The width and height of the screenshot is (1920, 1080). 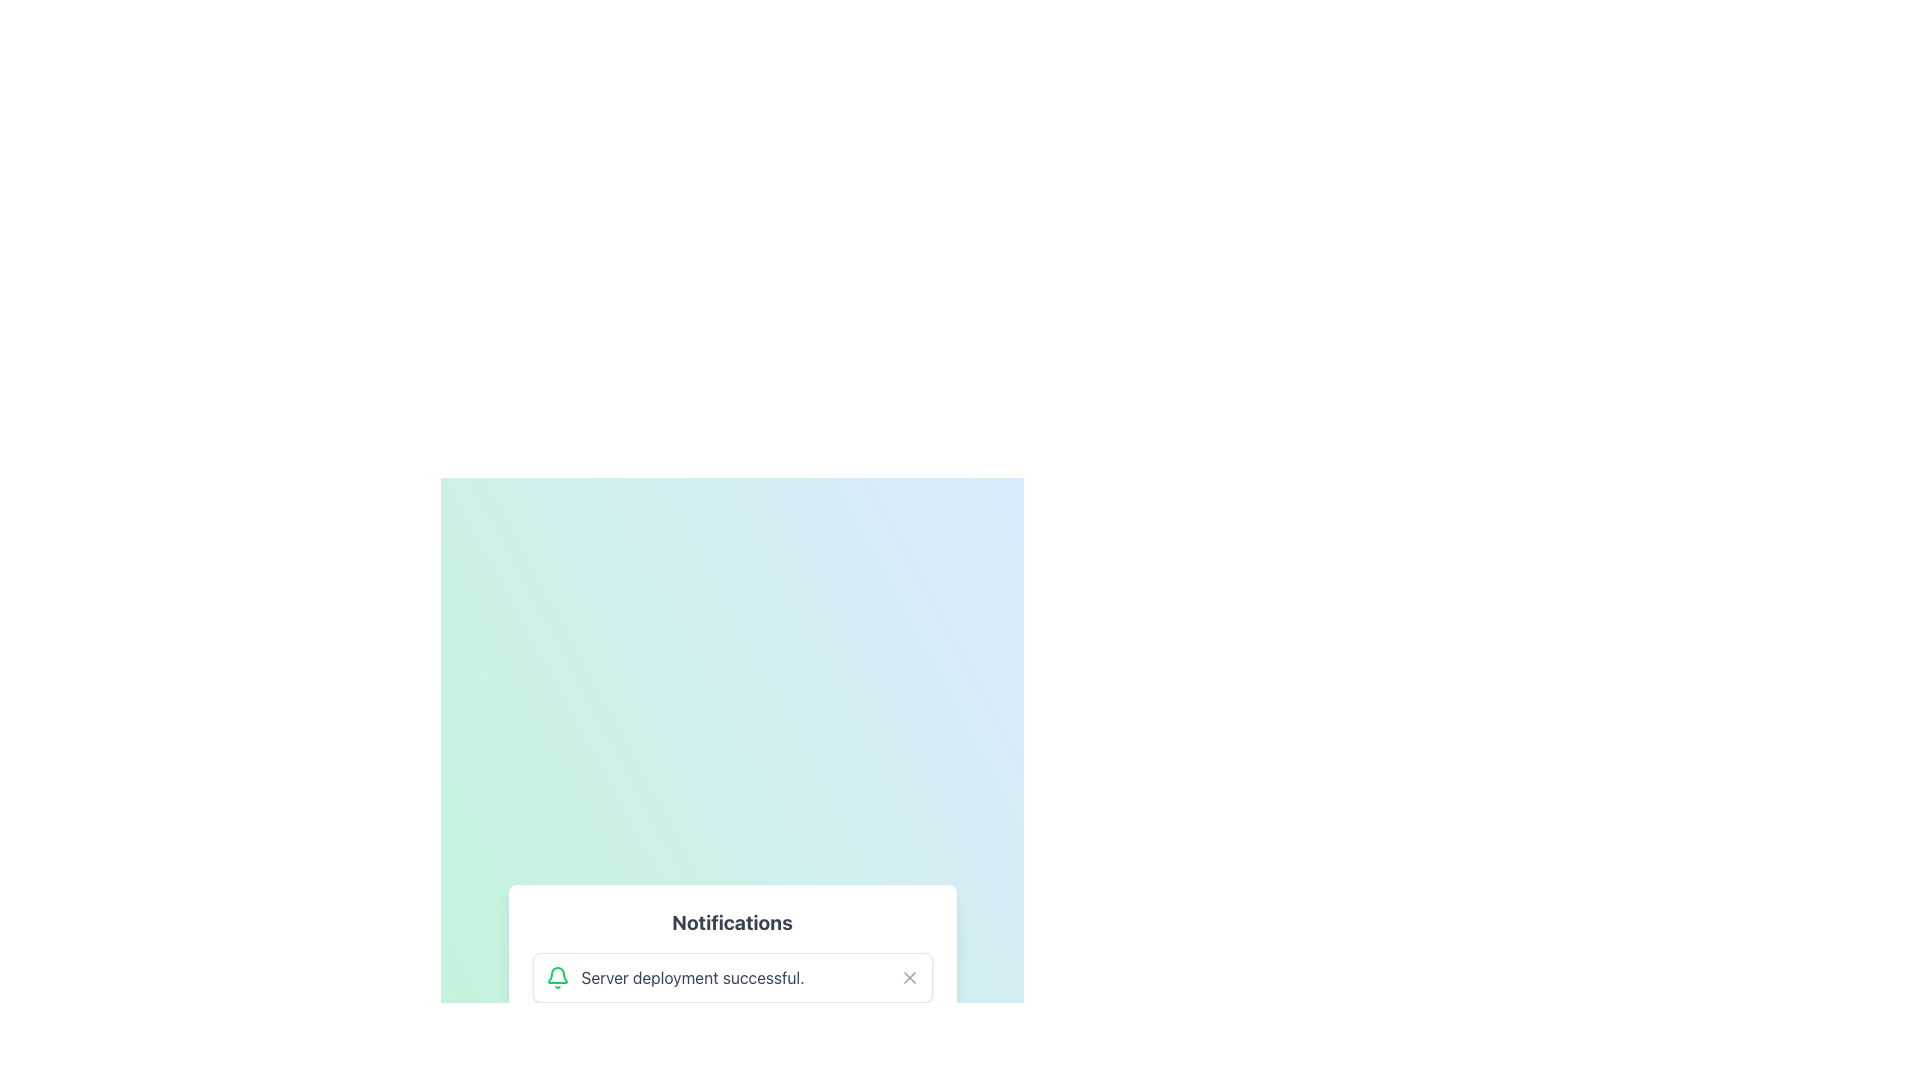 What do you see at coordinates (693, 977) in the screenshot?
I see `the text label displaying 'Server deployment successful.' which is located to the right of a green bell icon in the notification area` at bounding box center [693, 977].